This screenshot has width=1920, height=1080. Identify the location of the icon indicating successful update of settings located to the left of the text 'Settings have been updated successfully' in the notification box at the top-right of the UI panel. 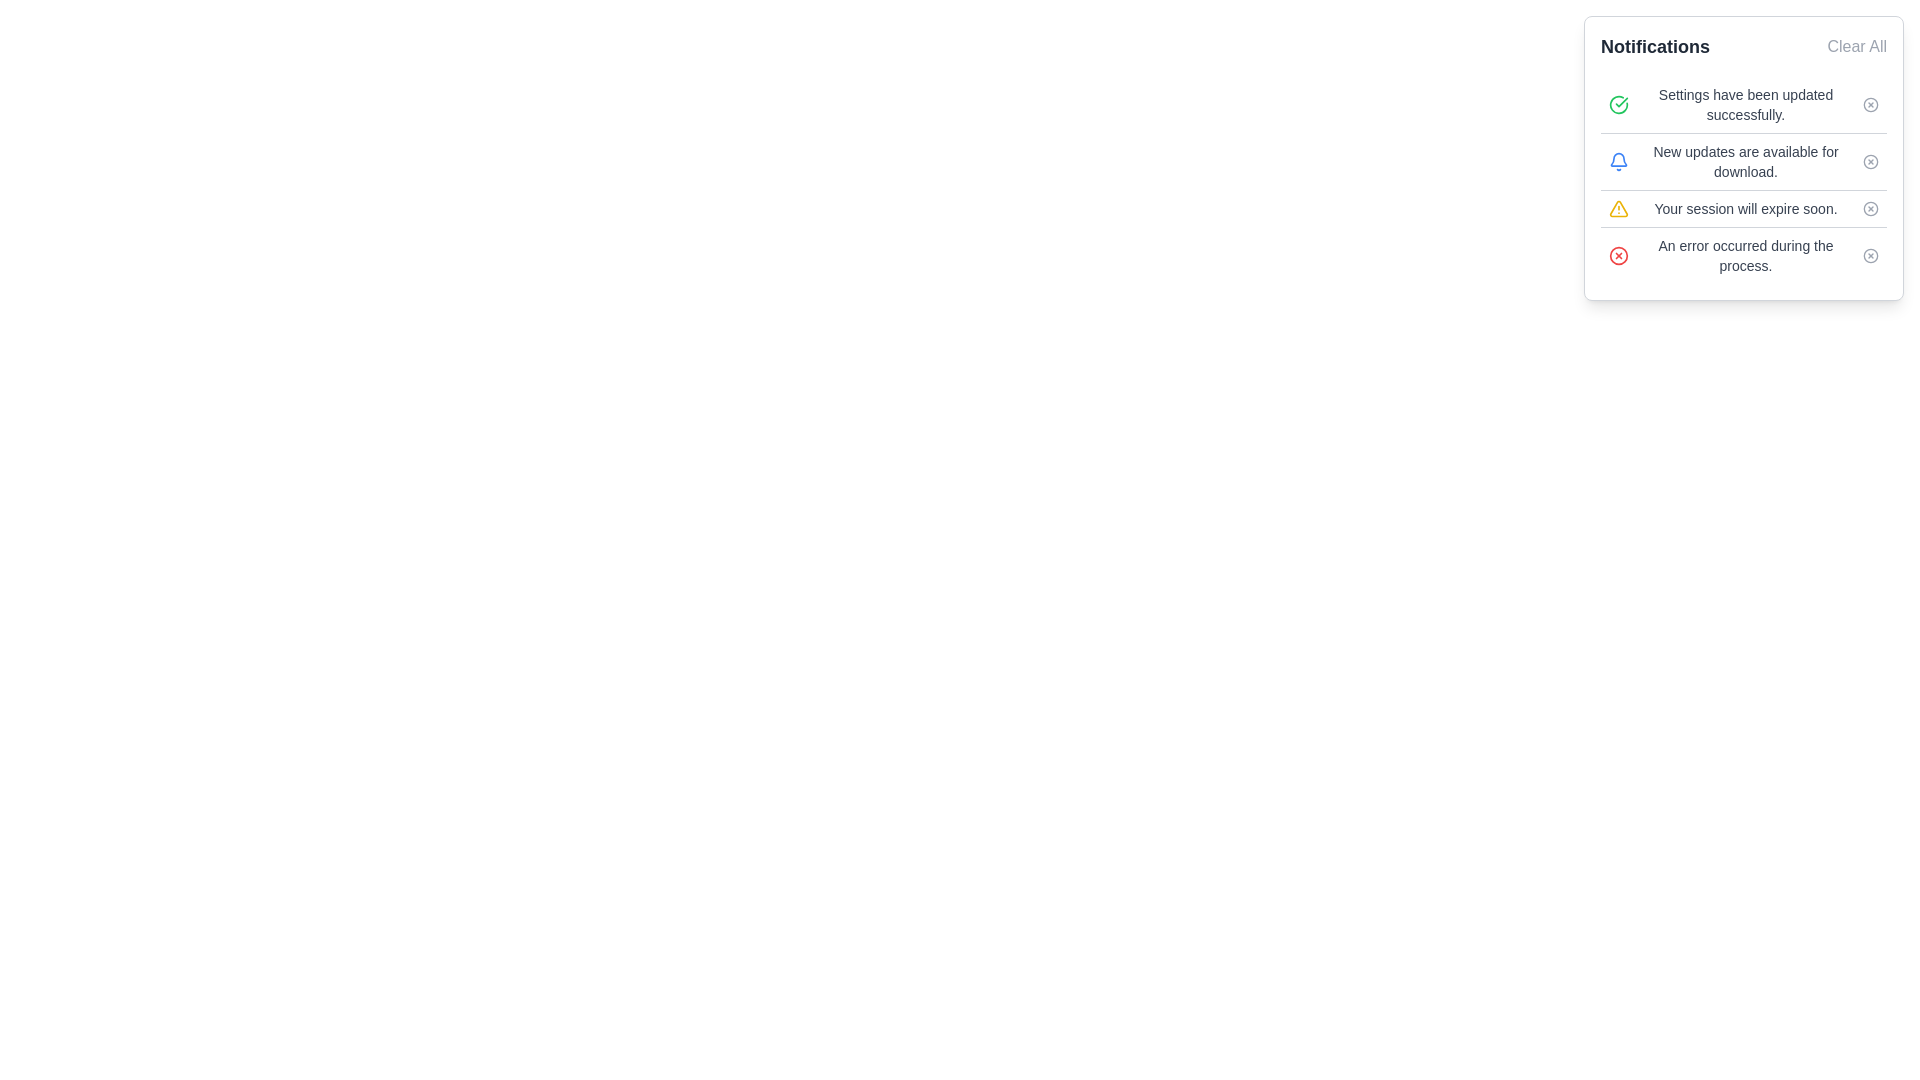
(1618, 104).